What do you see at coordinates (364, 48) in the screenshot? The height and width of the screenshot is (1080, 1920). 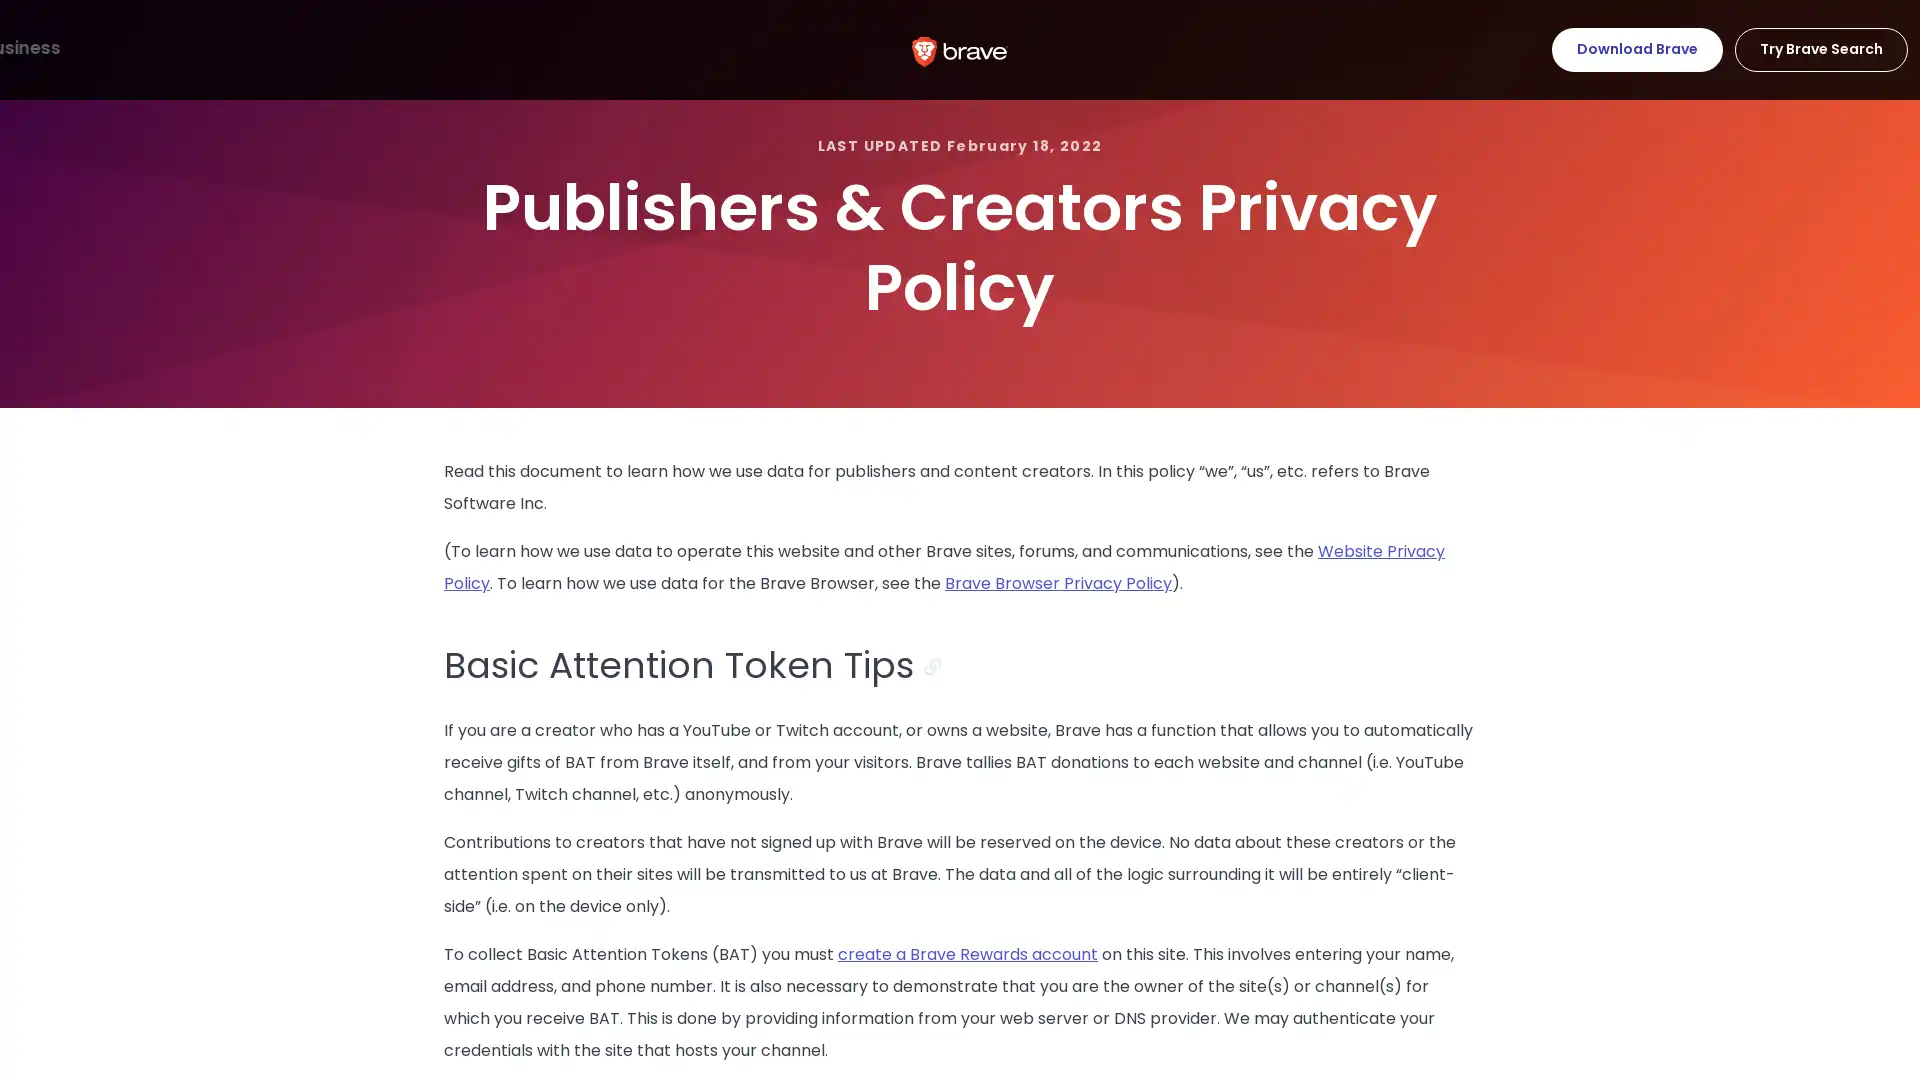 I see `Resources` at bounding box center [364, 48].